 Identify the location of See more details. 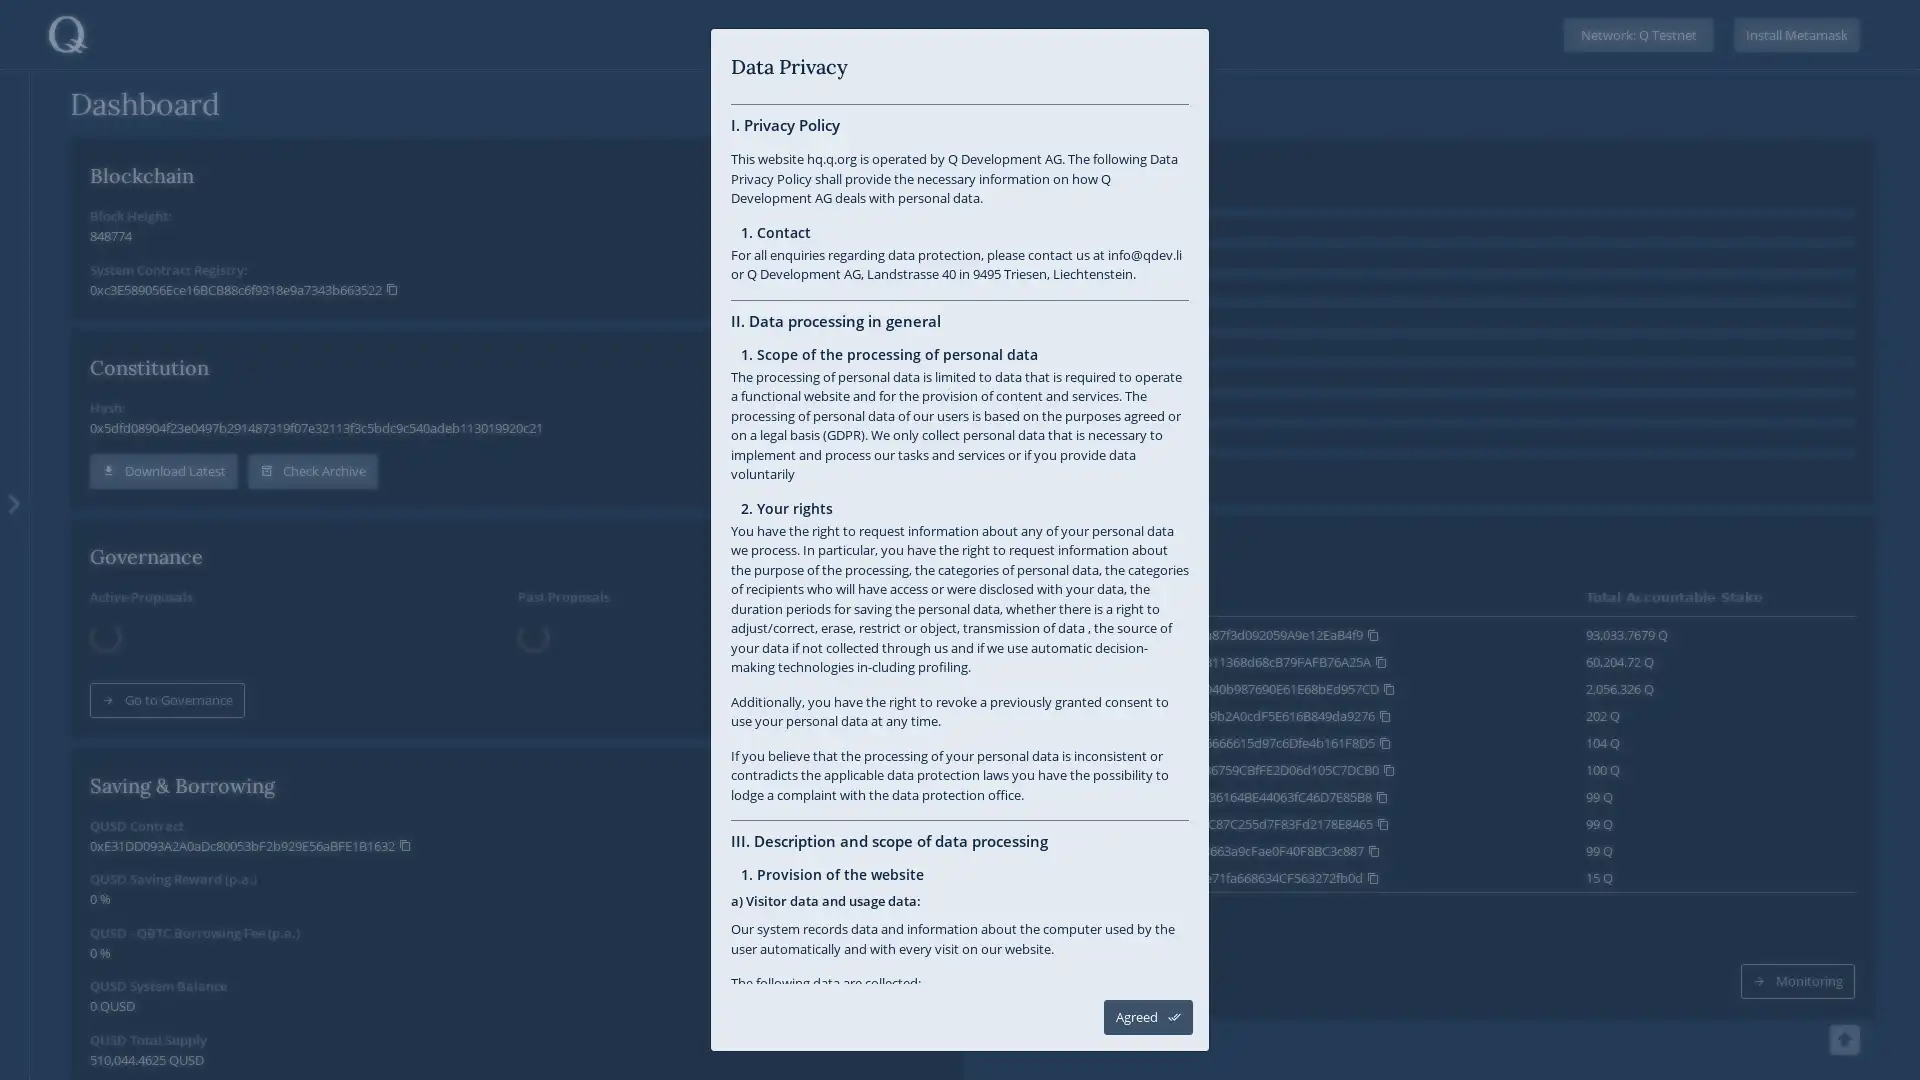
(1071, 931).